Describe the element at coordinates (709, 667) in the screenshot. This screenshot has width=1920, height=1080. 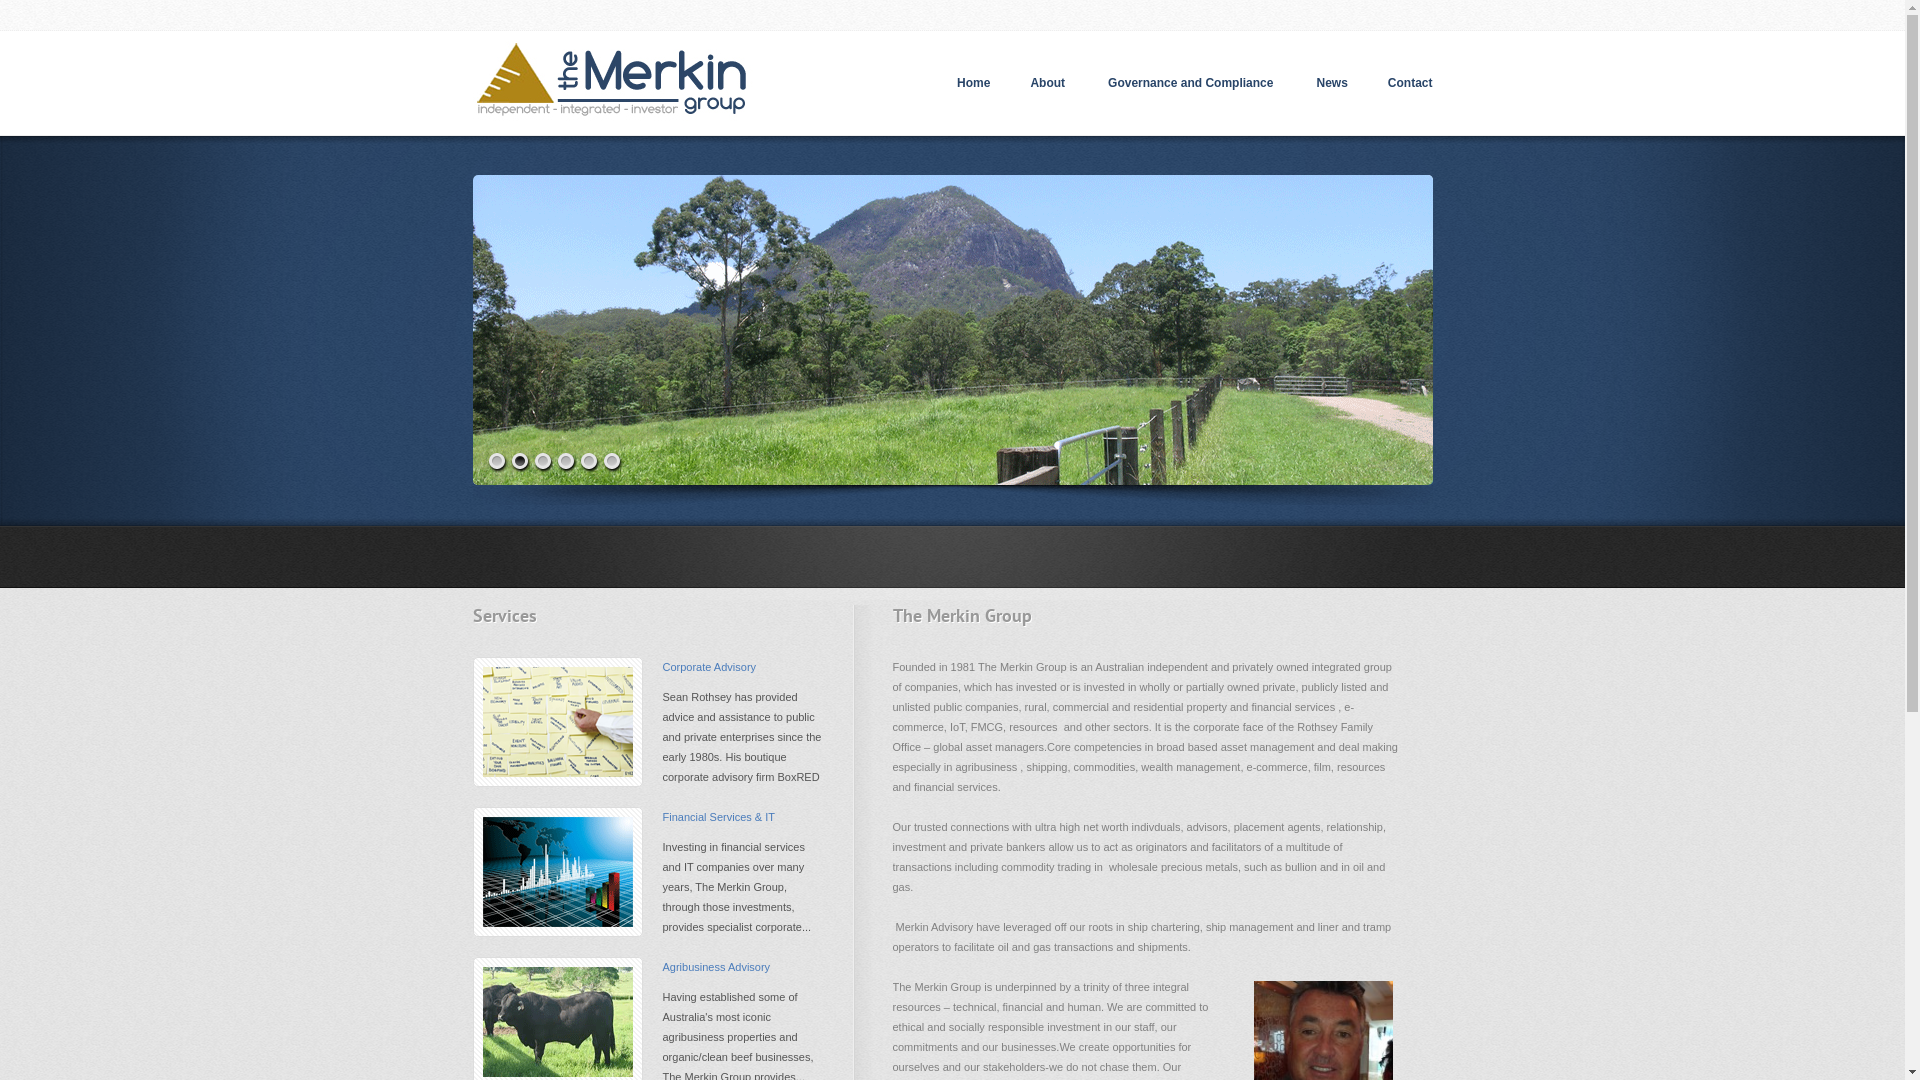
I see `'Corporate Advisory'` at that location.